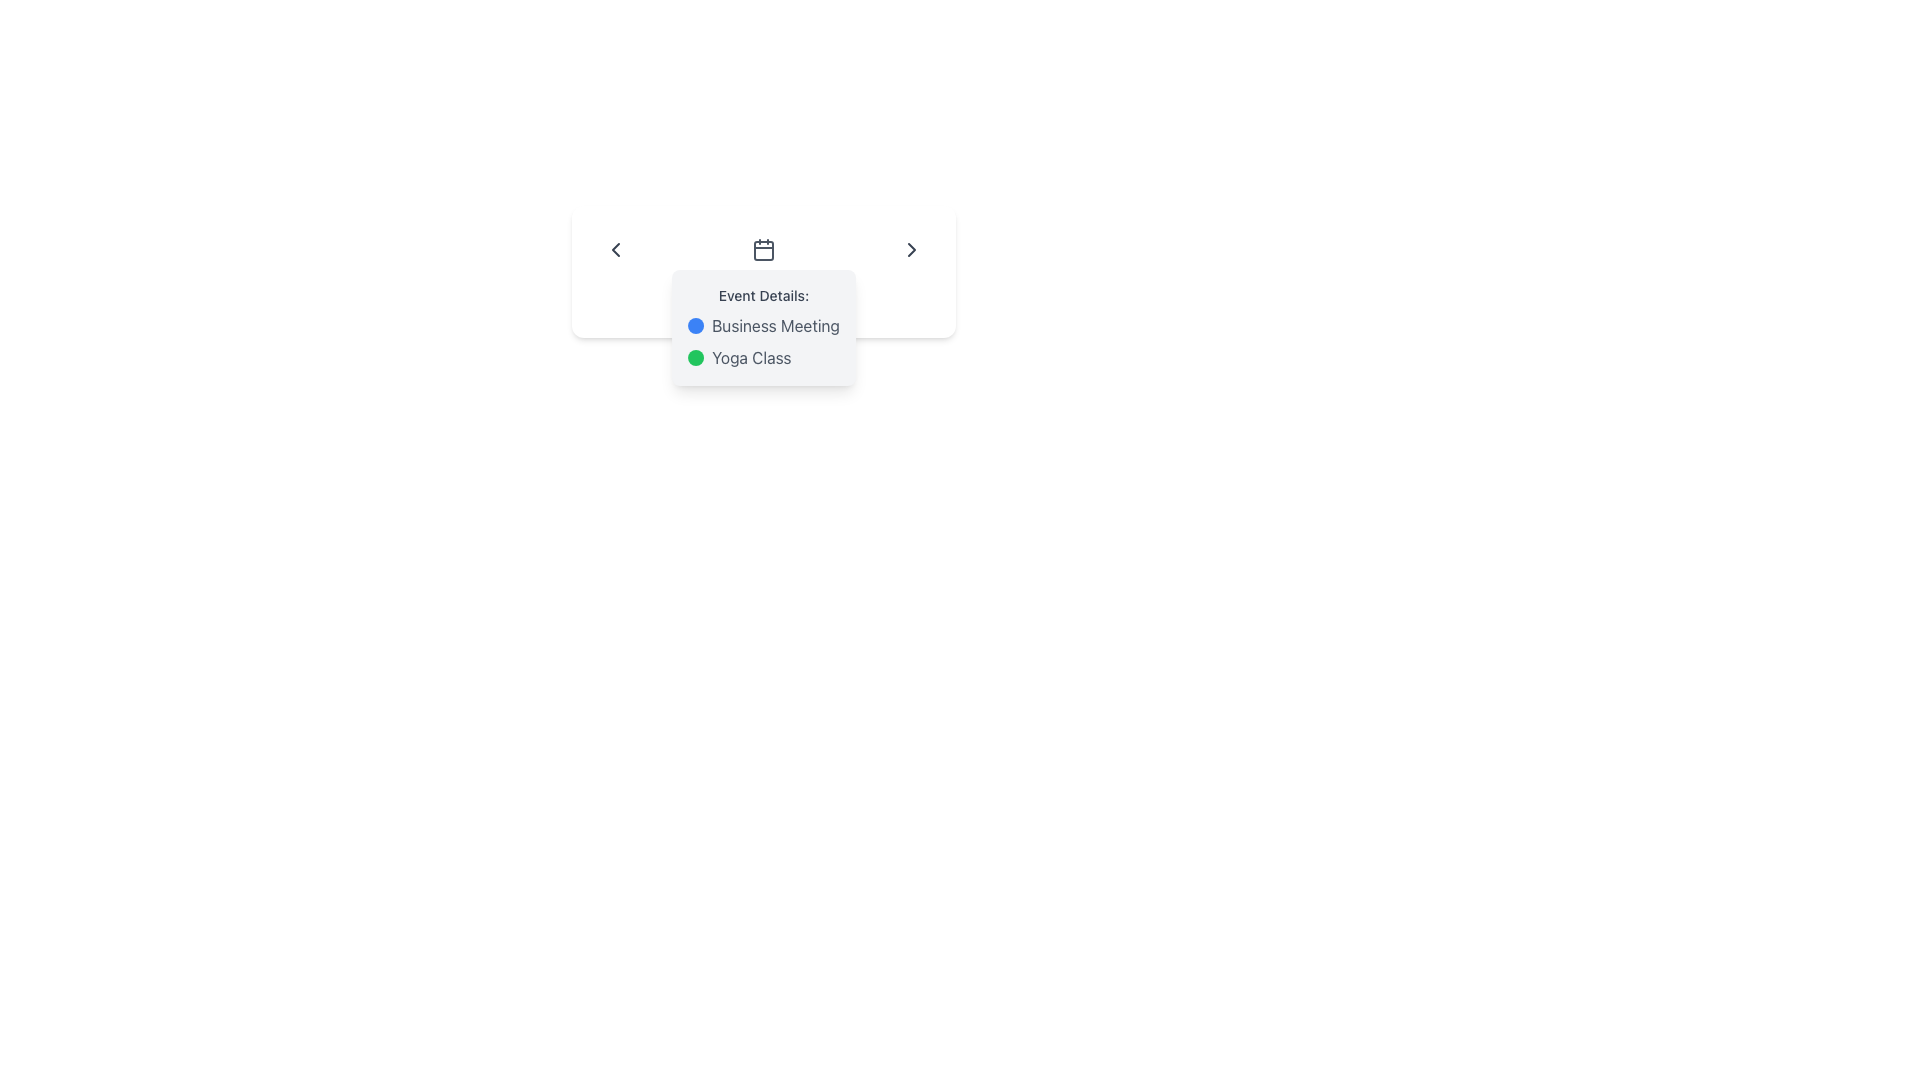  Describe the element at coordinates (614, 249) in the screenshot. I see `the leftmost chevron icon button in the toolbar` at that location.